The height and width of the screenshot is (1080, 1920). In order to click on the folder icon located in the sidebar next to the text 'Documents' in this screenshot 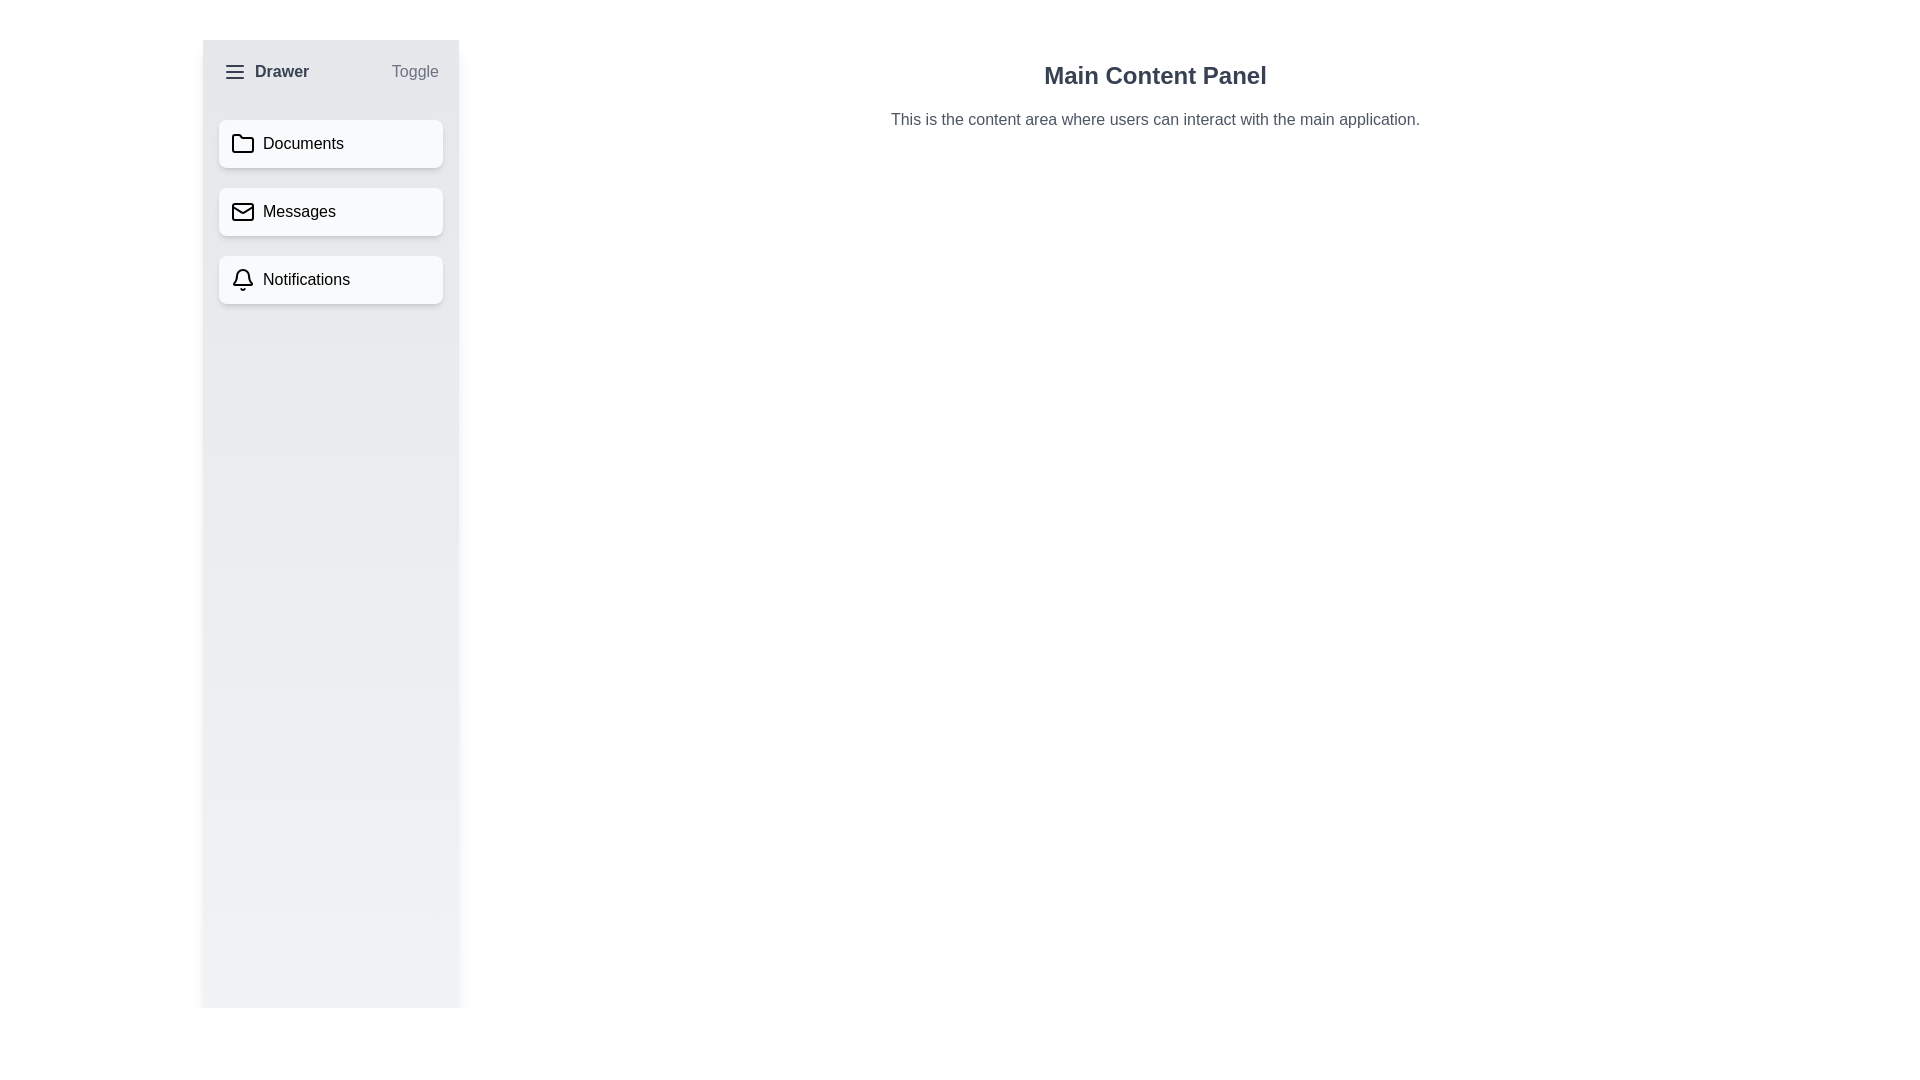, I will do `click(242, 142)`.